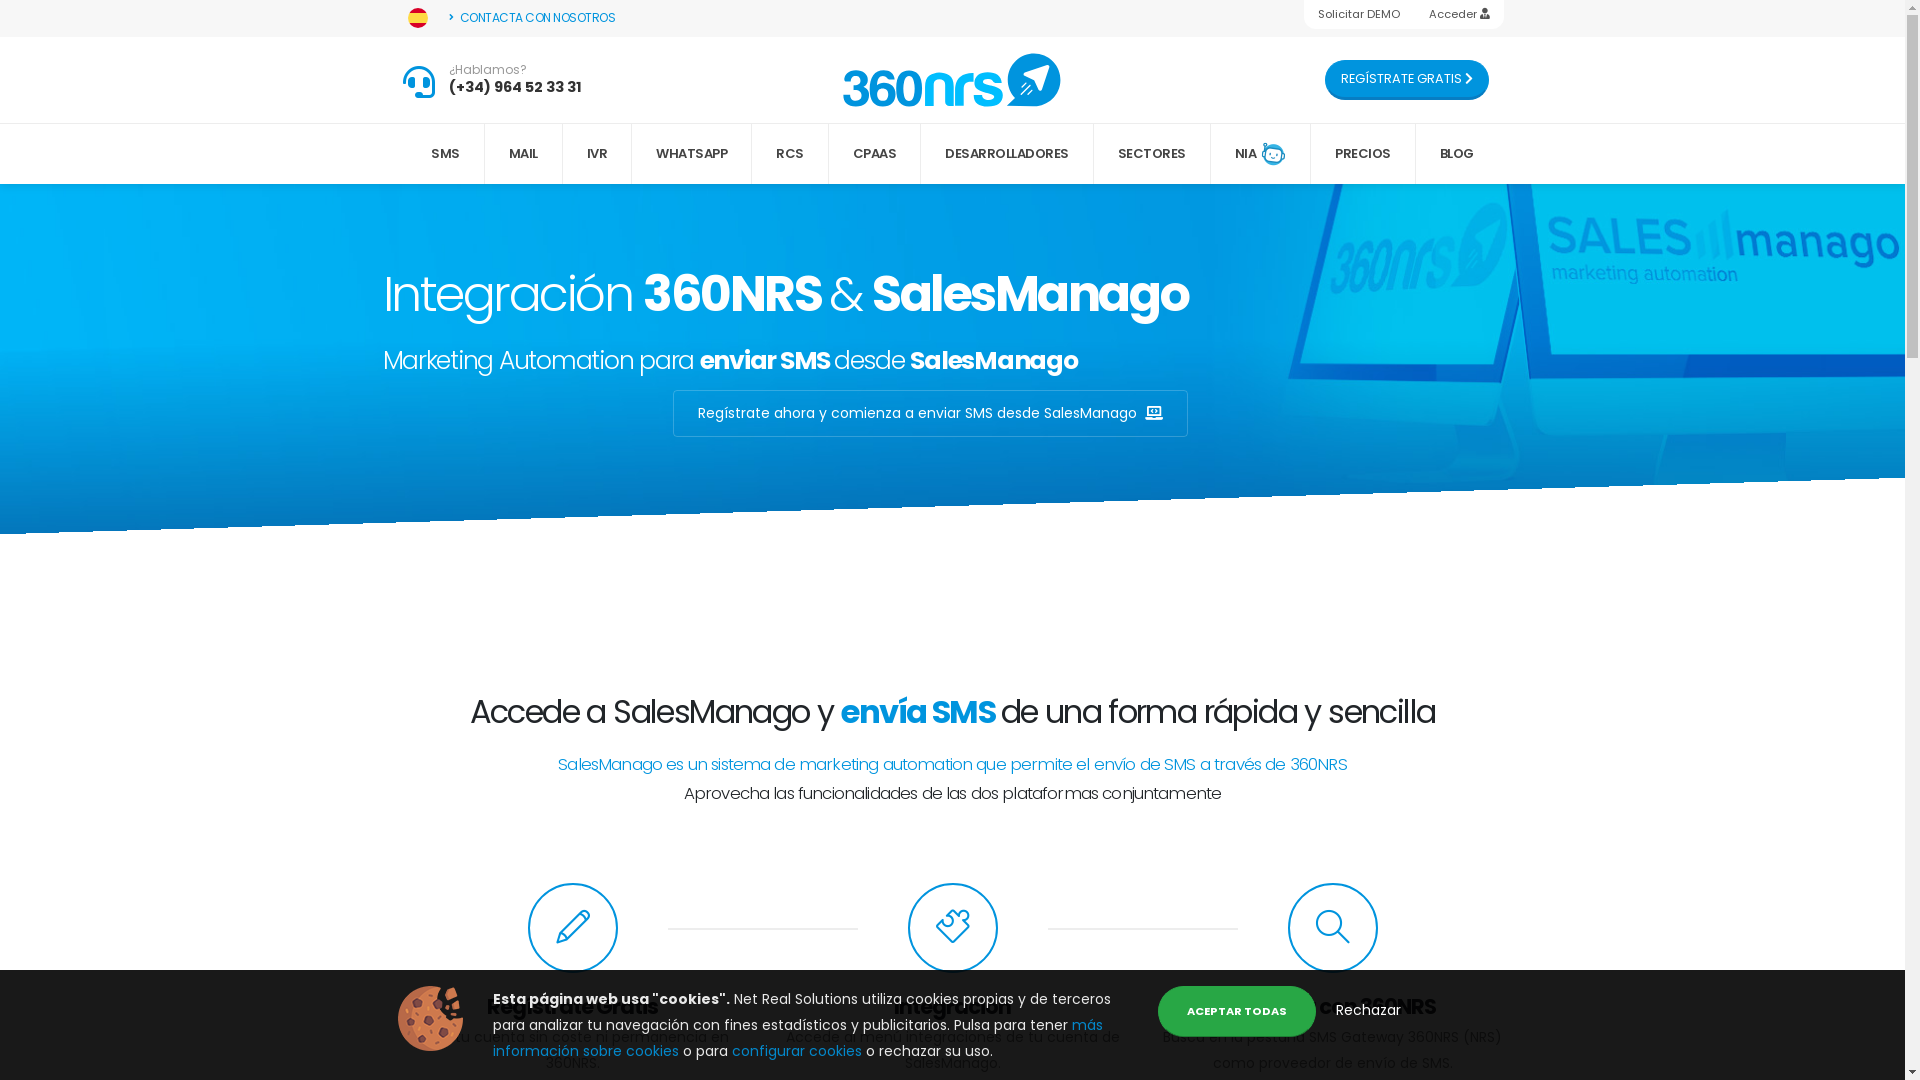 This screenshot has height=1080, width=1920. Describe the element at coordinates (1260, 153) in the screenshot. I see `'NIA'` at that location.